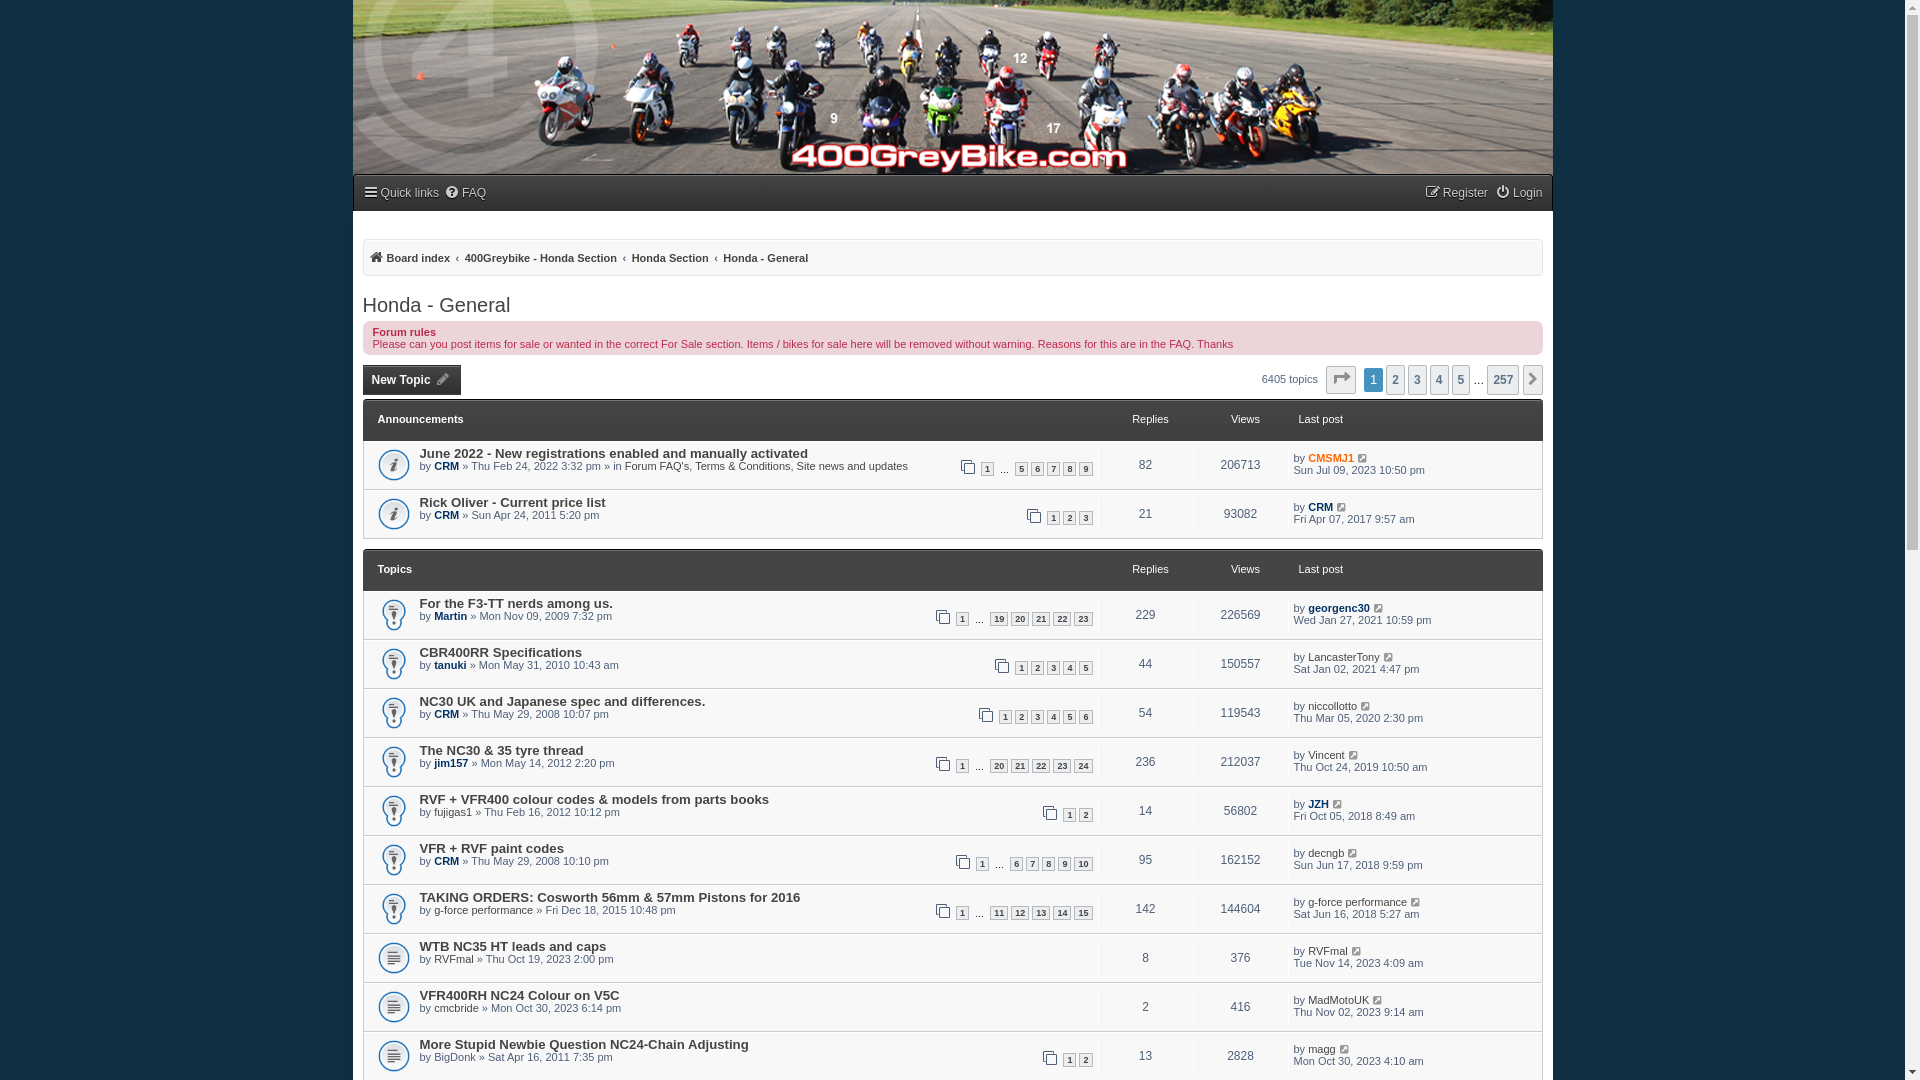 Image resolution: width=1920 pixels, height=1080 pixels. What do you see at coordinates (1344, 656) in the screenshot?
I see `'LancasterTony'` at bounding box center [1344, 656].